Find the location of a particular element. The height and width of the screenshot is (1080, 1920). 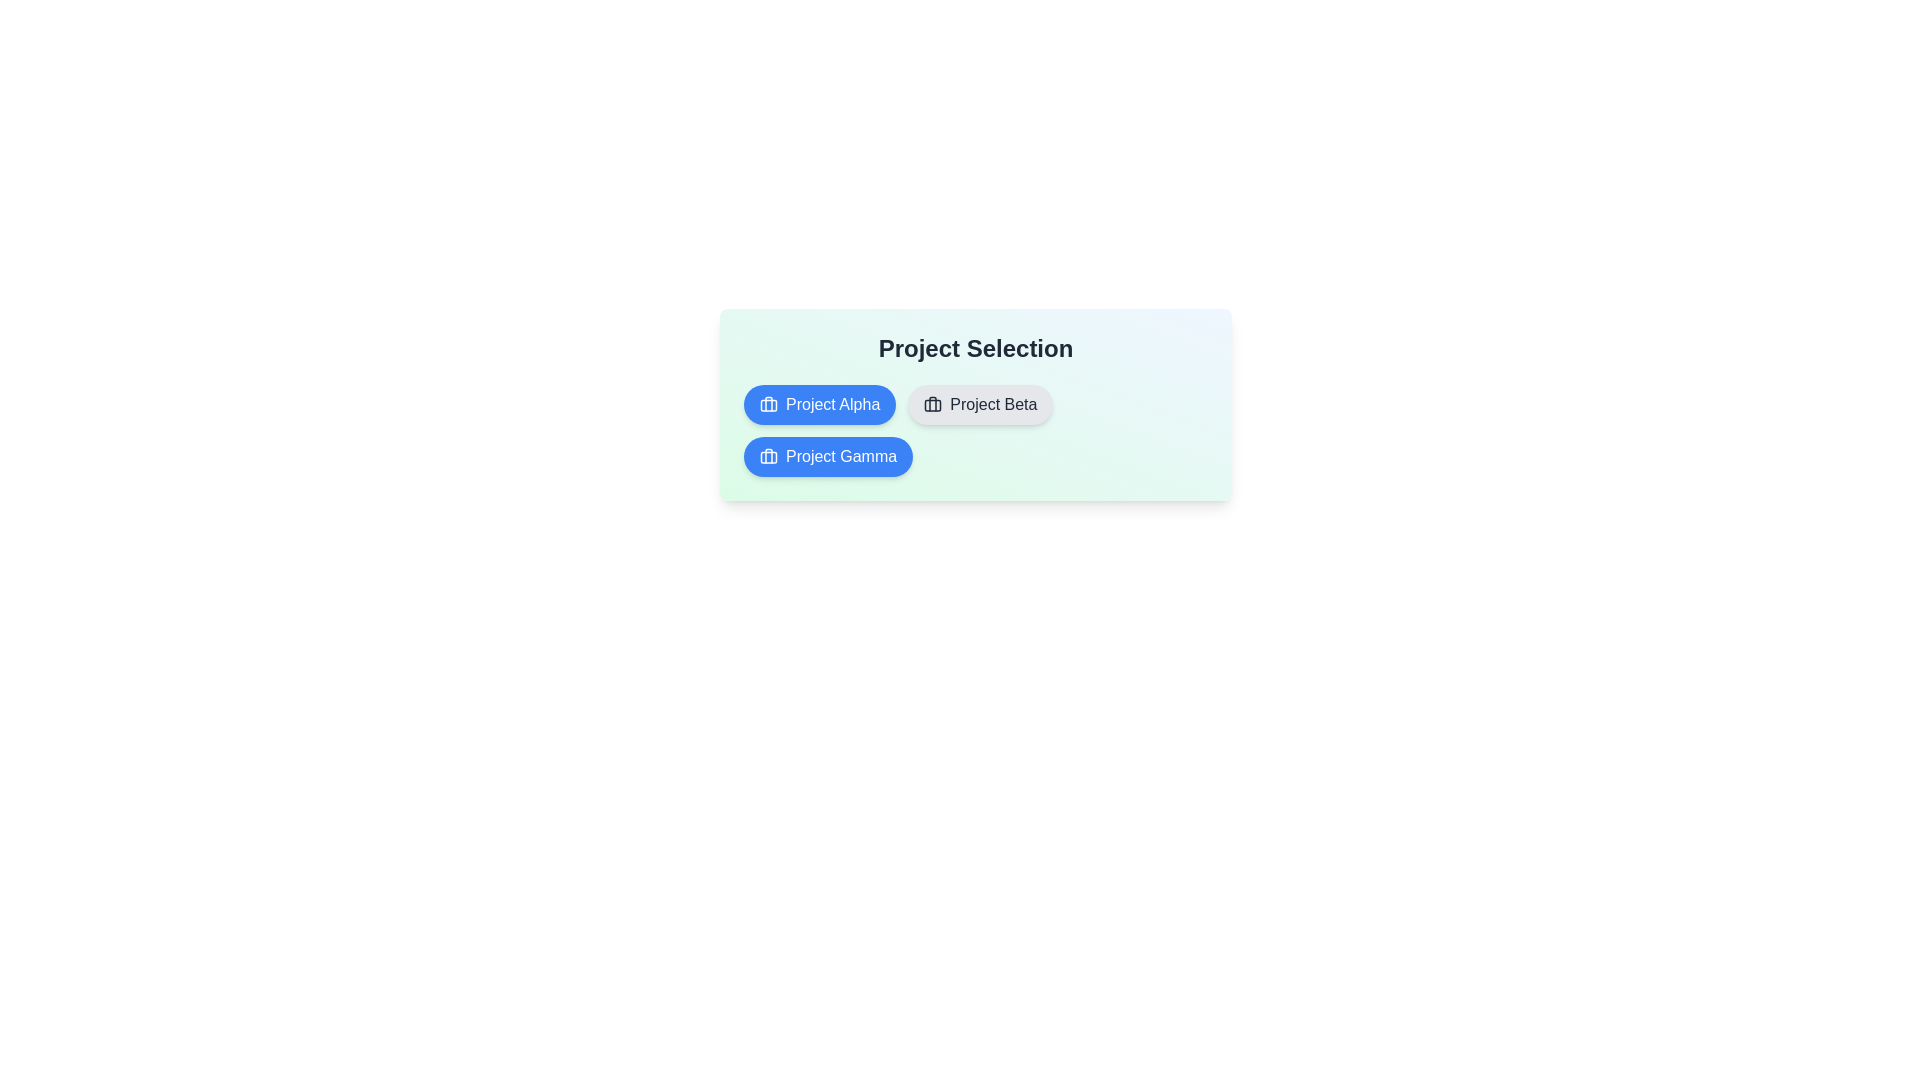

the project chip labeled Project Beta is located at coordinates (980, 405).